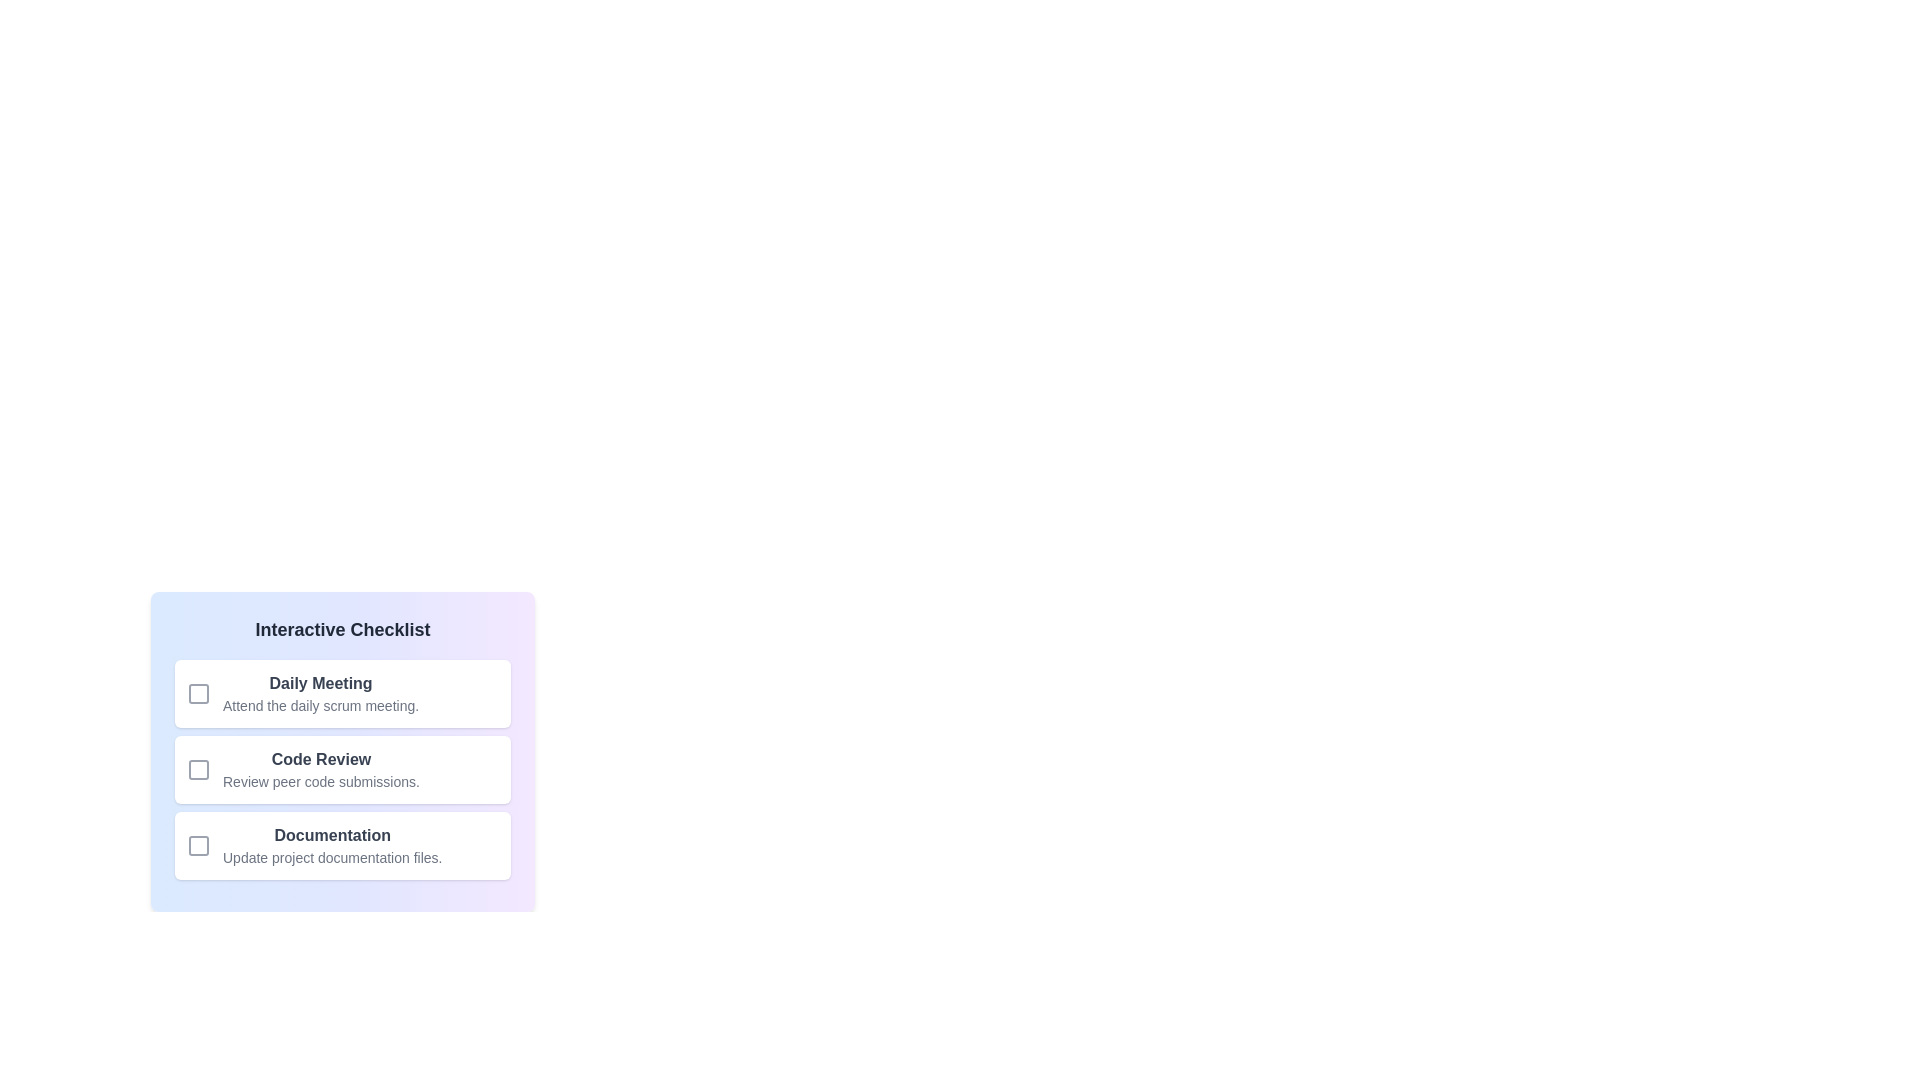 The width and height of the screenshot is (1920, 1080). I want to click on the second checklist item labeled for reviewing peer code submissions, so click(321, 769).